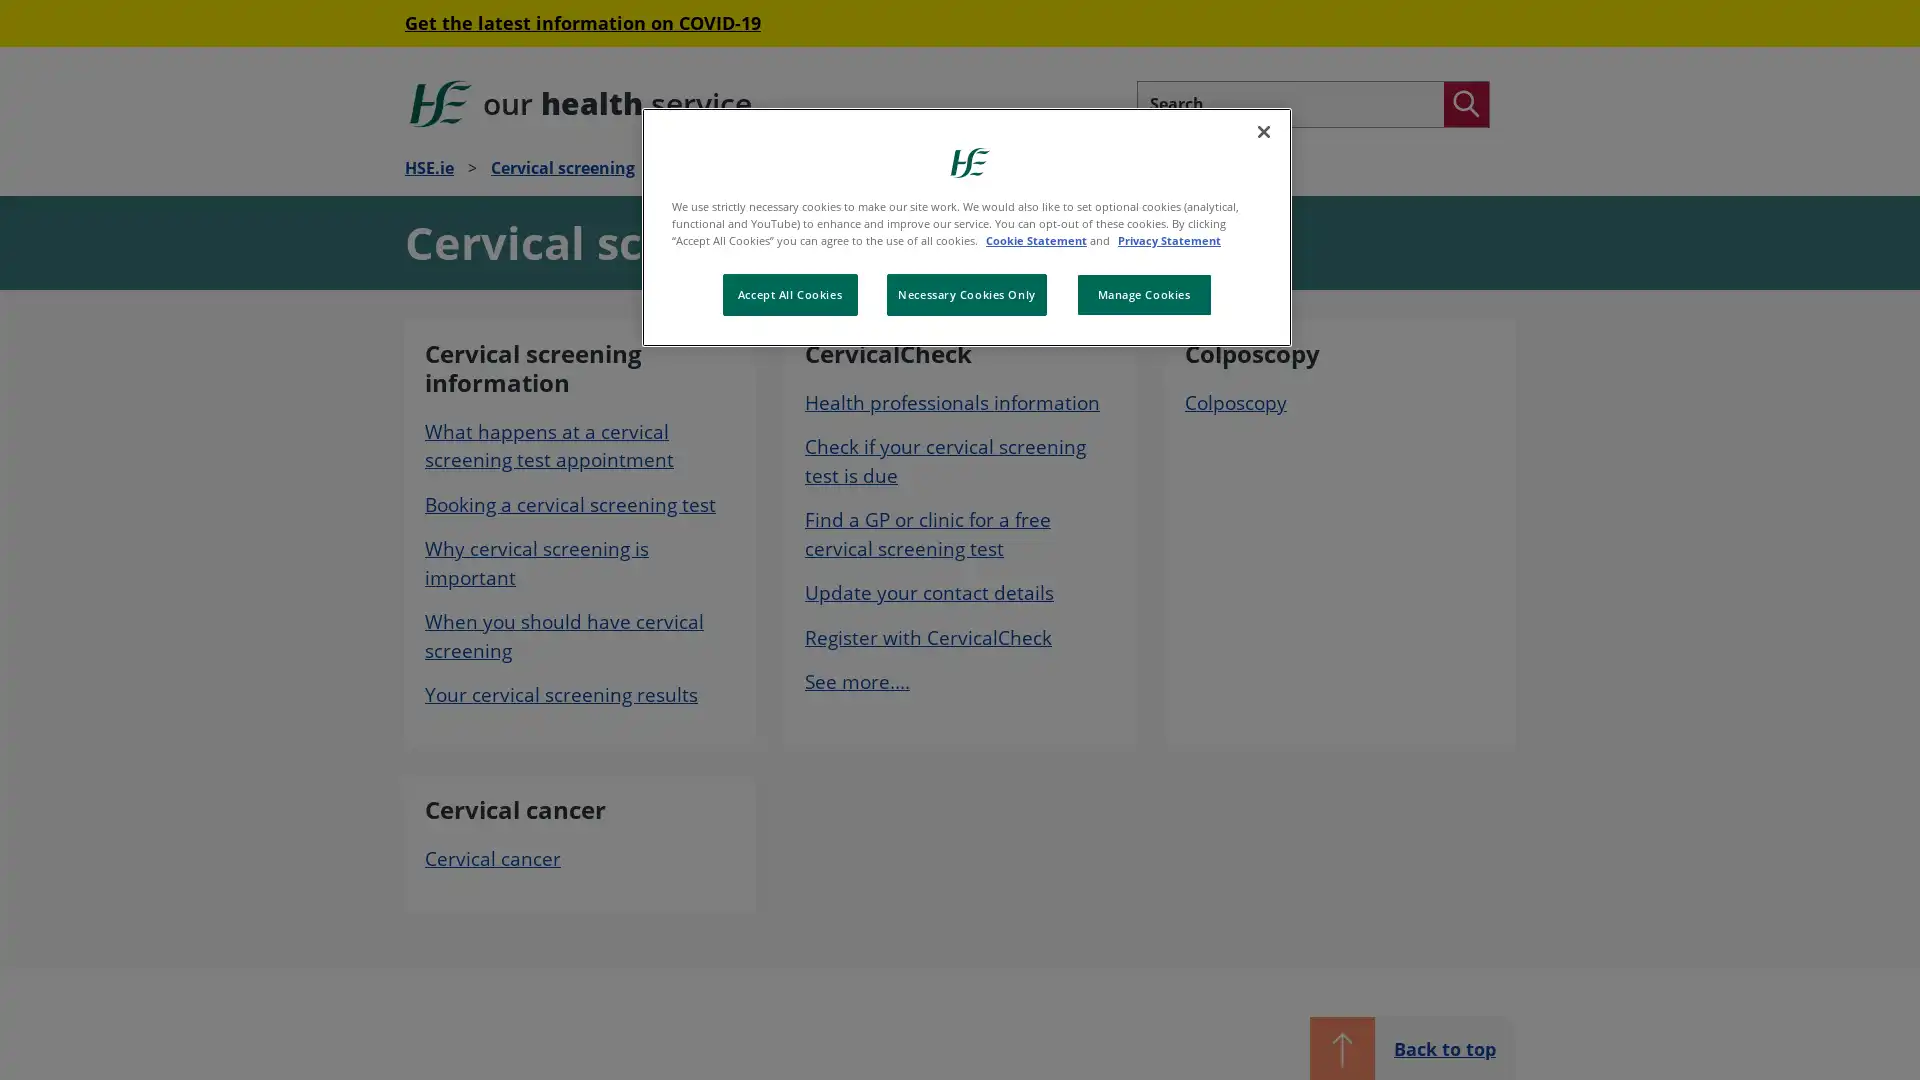 Image resolution: width=1920 pixels, height=1080 pixels. What do you see at coordinates (1143, 294) in the screenshot?
I see `Manage Cookies` at bounding box center [1143, 294].